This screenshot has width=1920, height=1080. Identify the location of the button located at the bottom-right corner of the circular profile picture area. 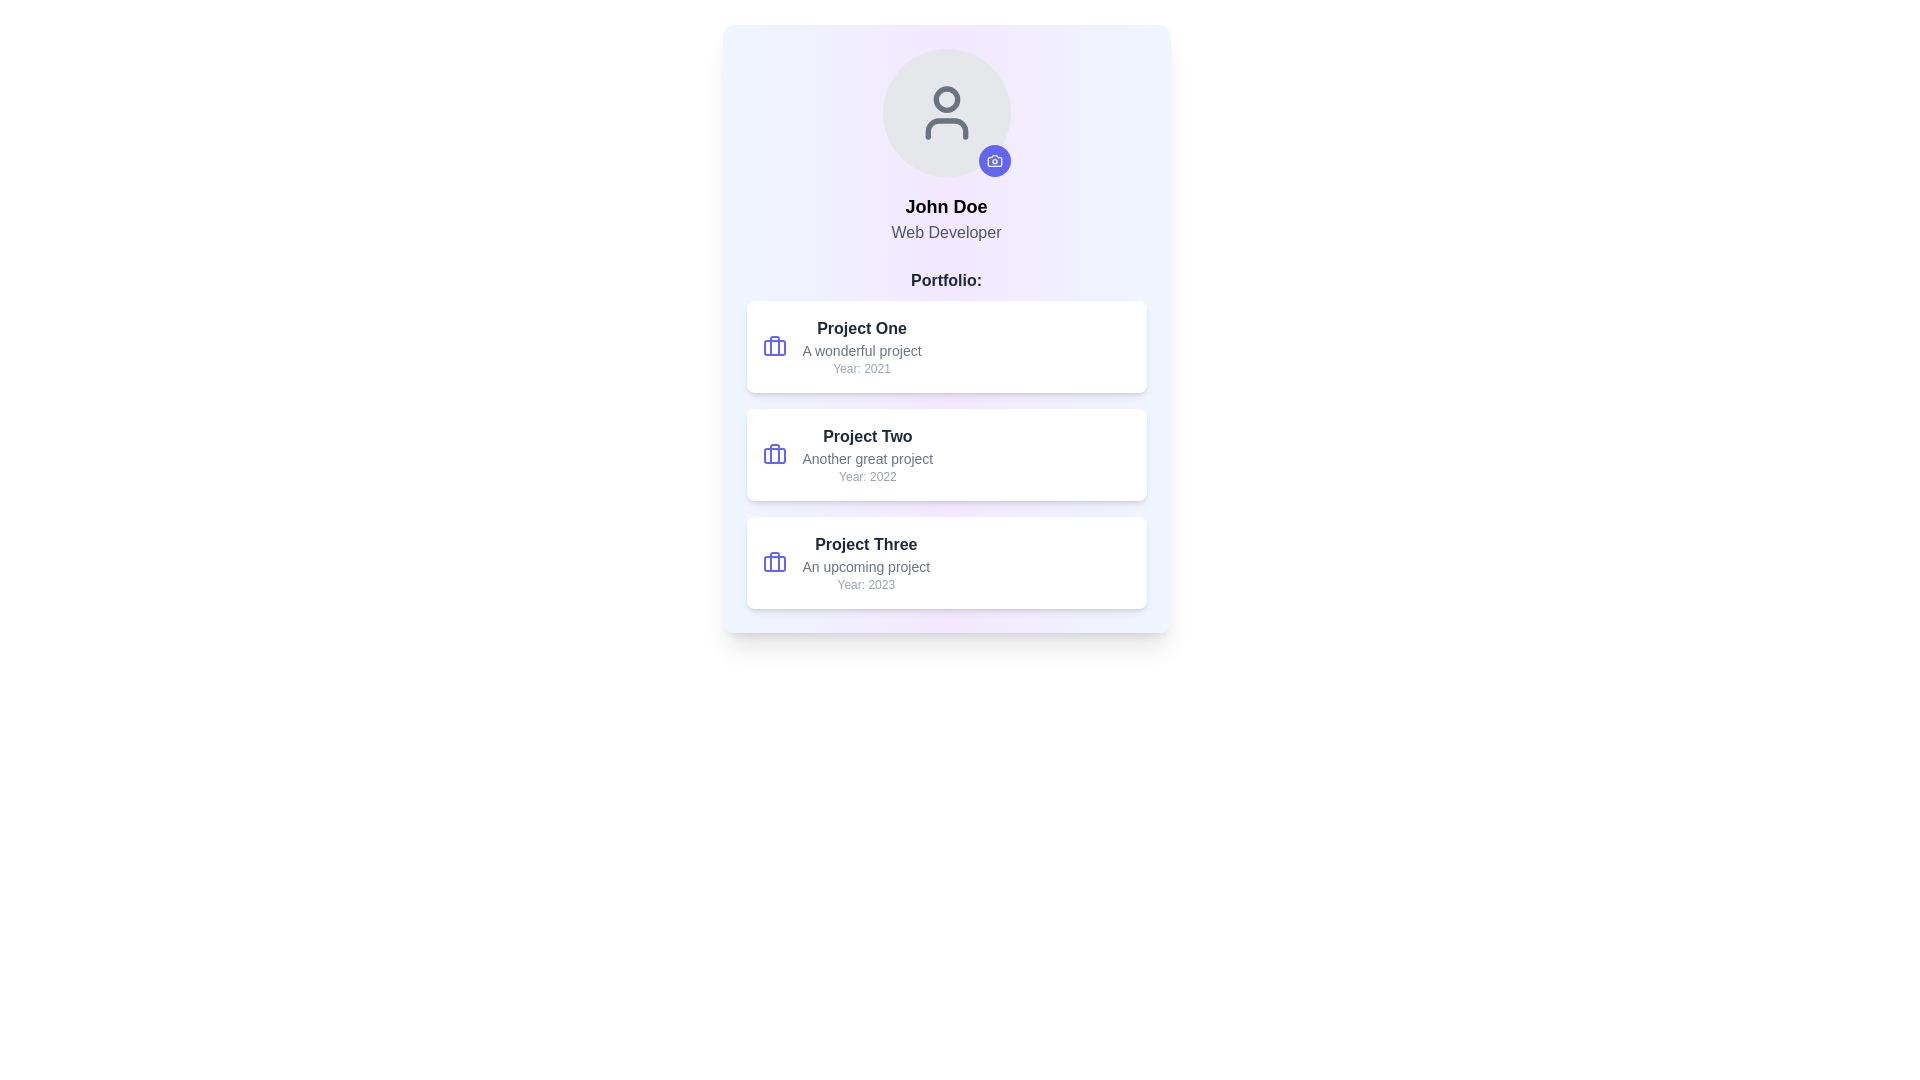
(994, 160).